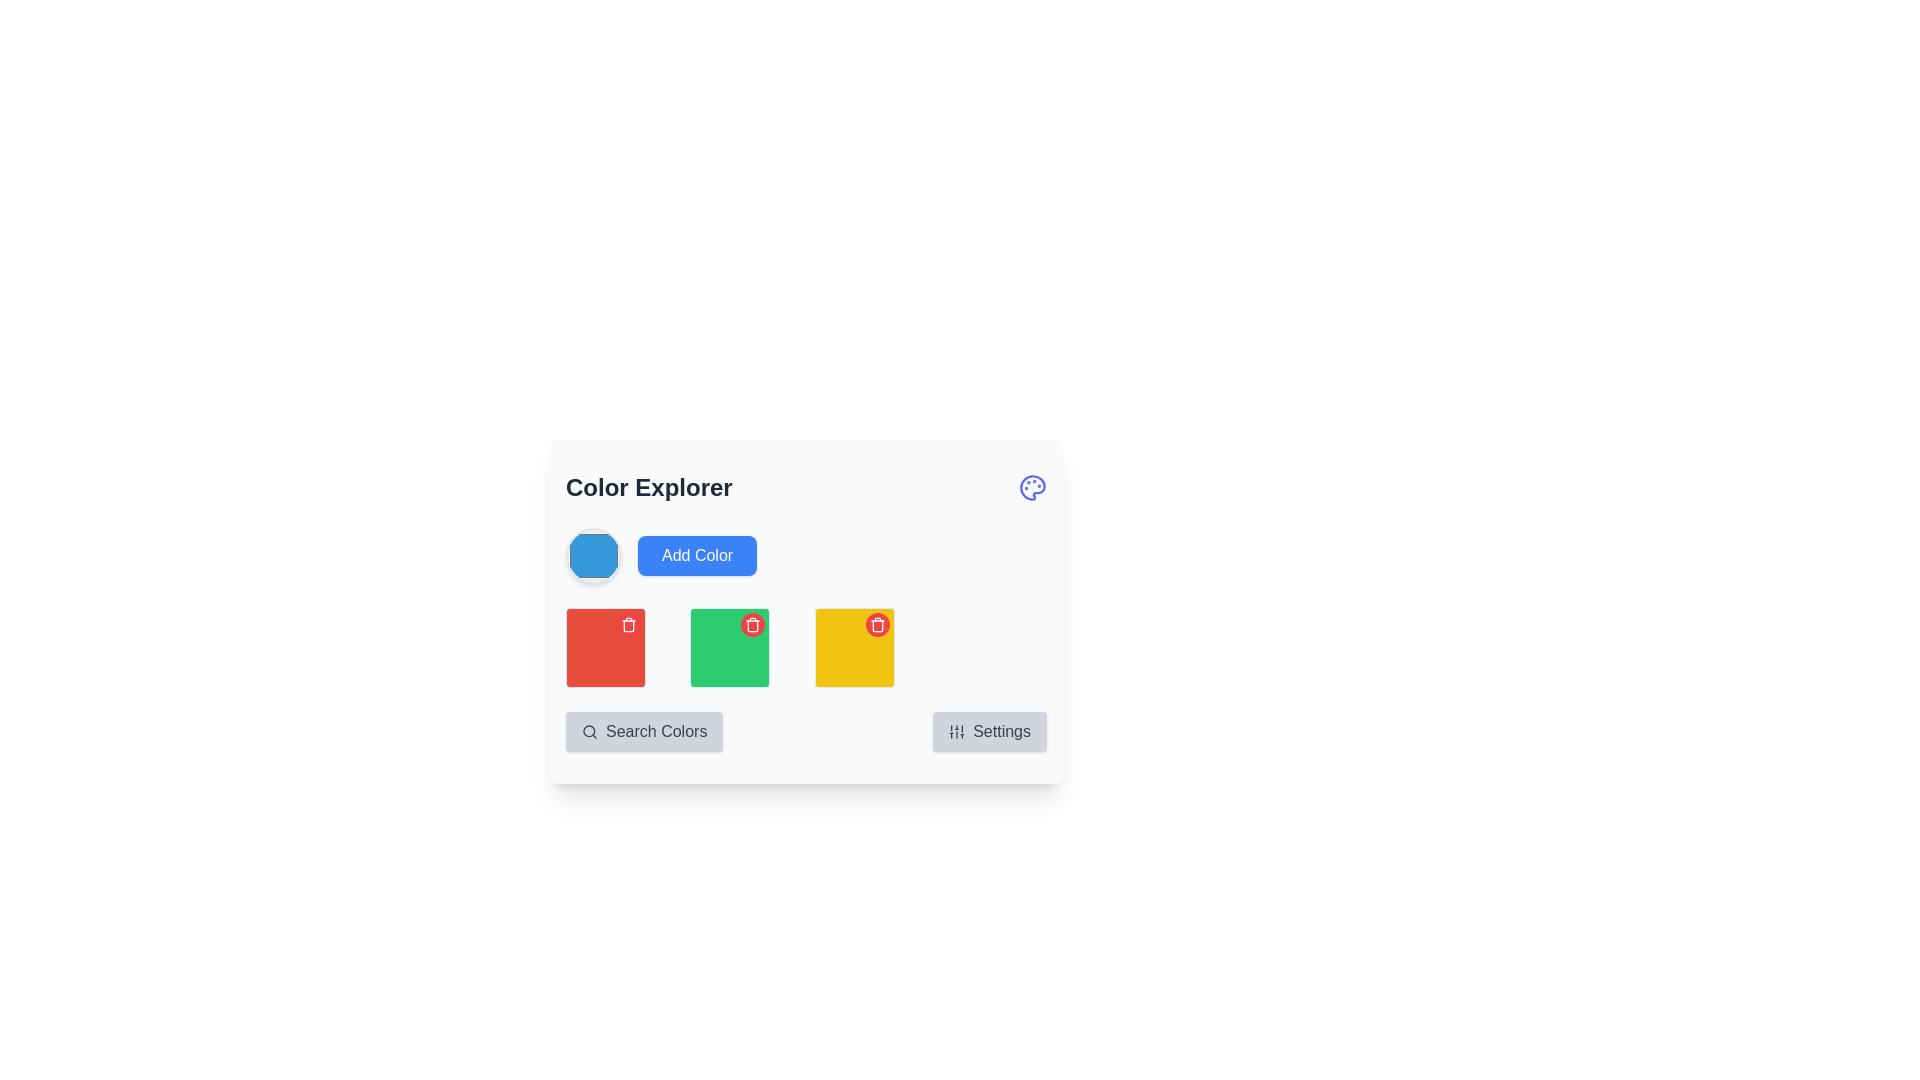  Describe the element at coordinates (752, 623) in the screenshot. I see `the trash can icon located within the red circular button at the top-right corner of the red square in the middle row of the color grid` at that location.